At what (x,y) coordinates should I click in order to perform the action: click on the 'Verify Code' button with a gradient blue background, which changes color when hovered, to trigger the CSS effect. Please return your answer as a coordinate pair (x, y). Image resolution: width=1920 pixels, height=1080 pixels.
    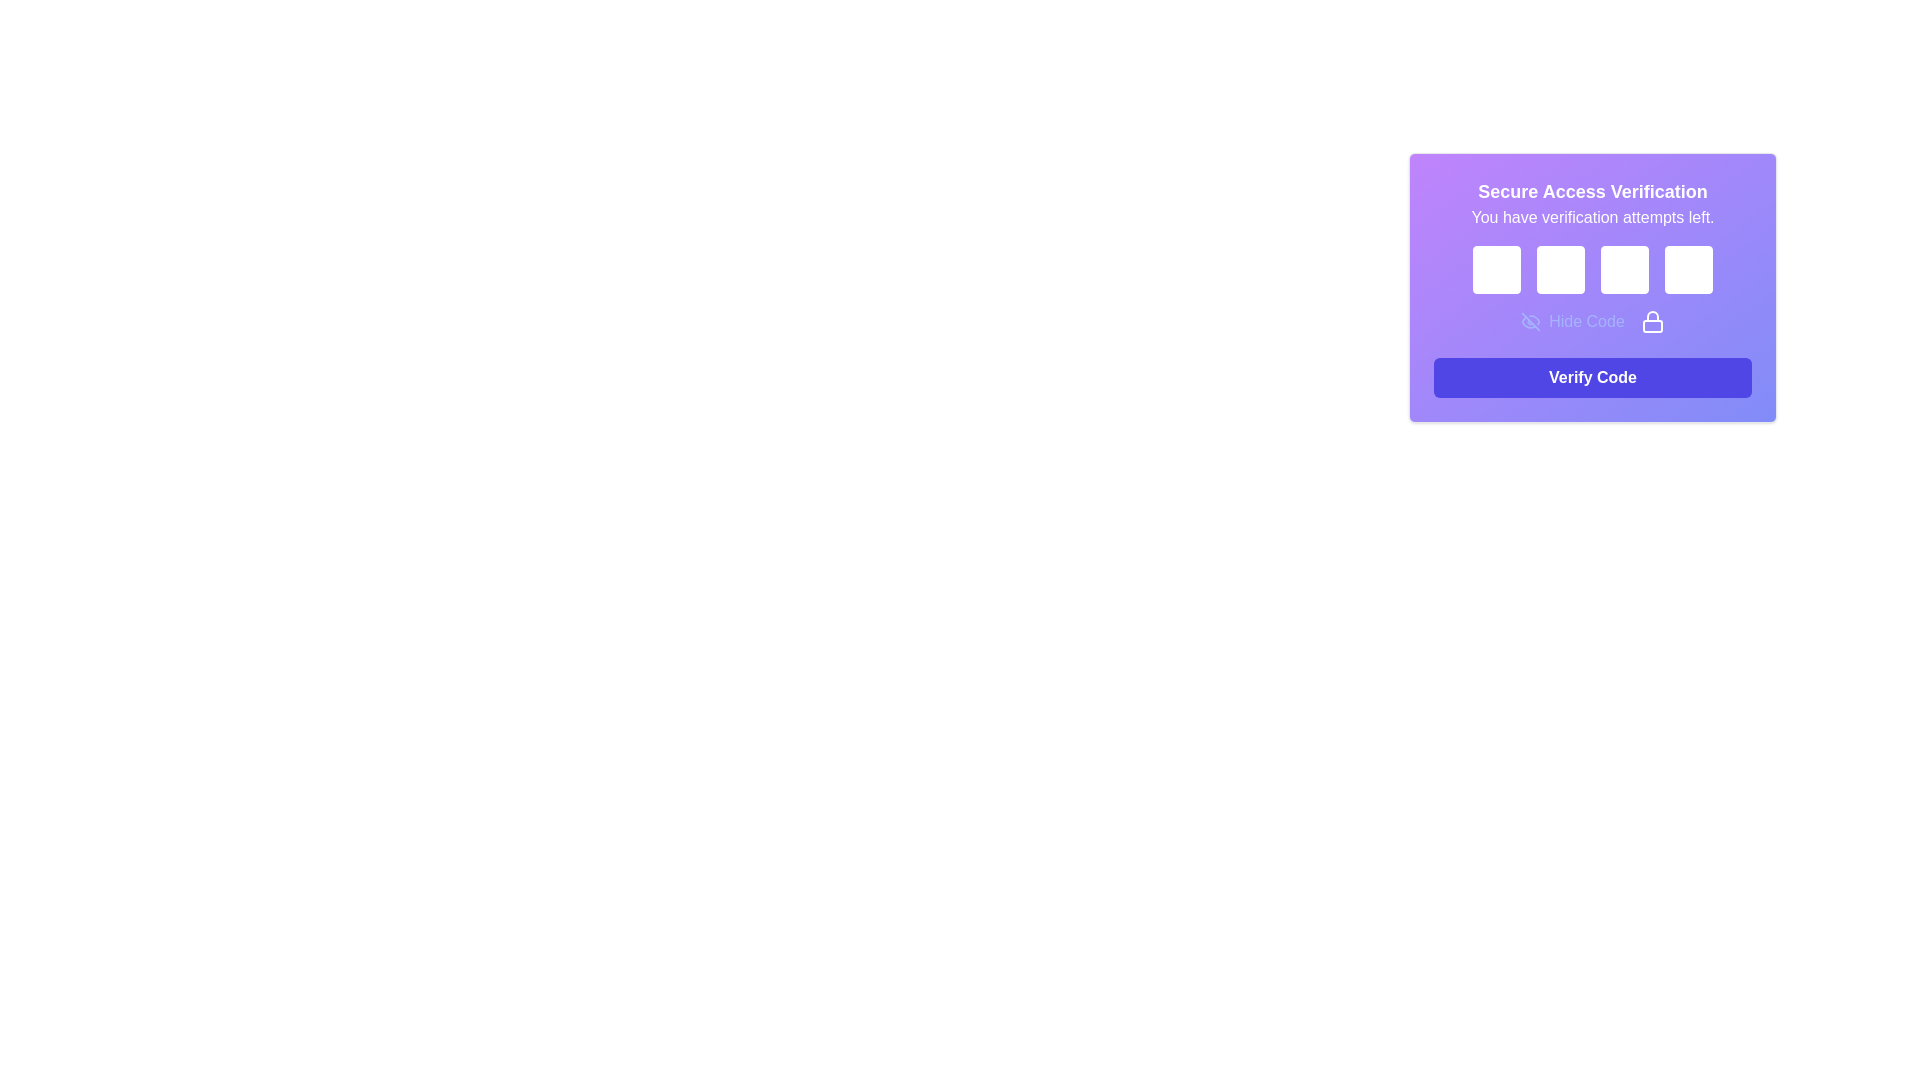
    Looking at the image, I should click on (1592, 378).